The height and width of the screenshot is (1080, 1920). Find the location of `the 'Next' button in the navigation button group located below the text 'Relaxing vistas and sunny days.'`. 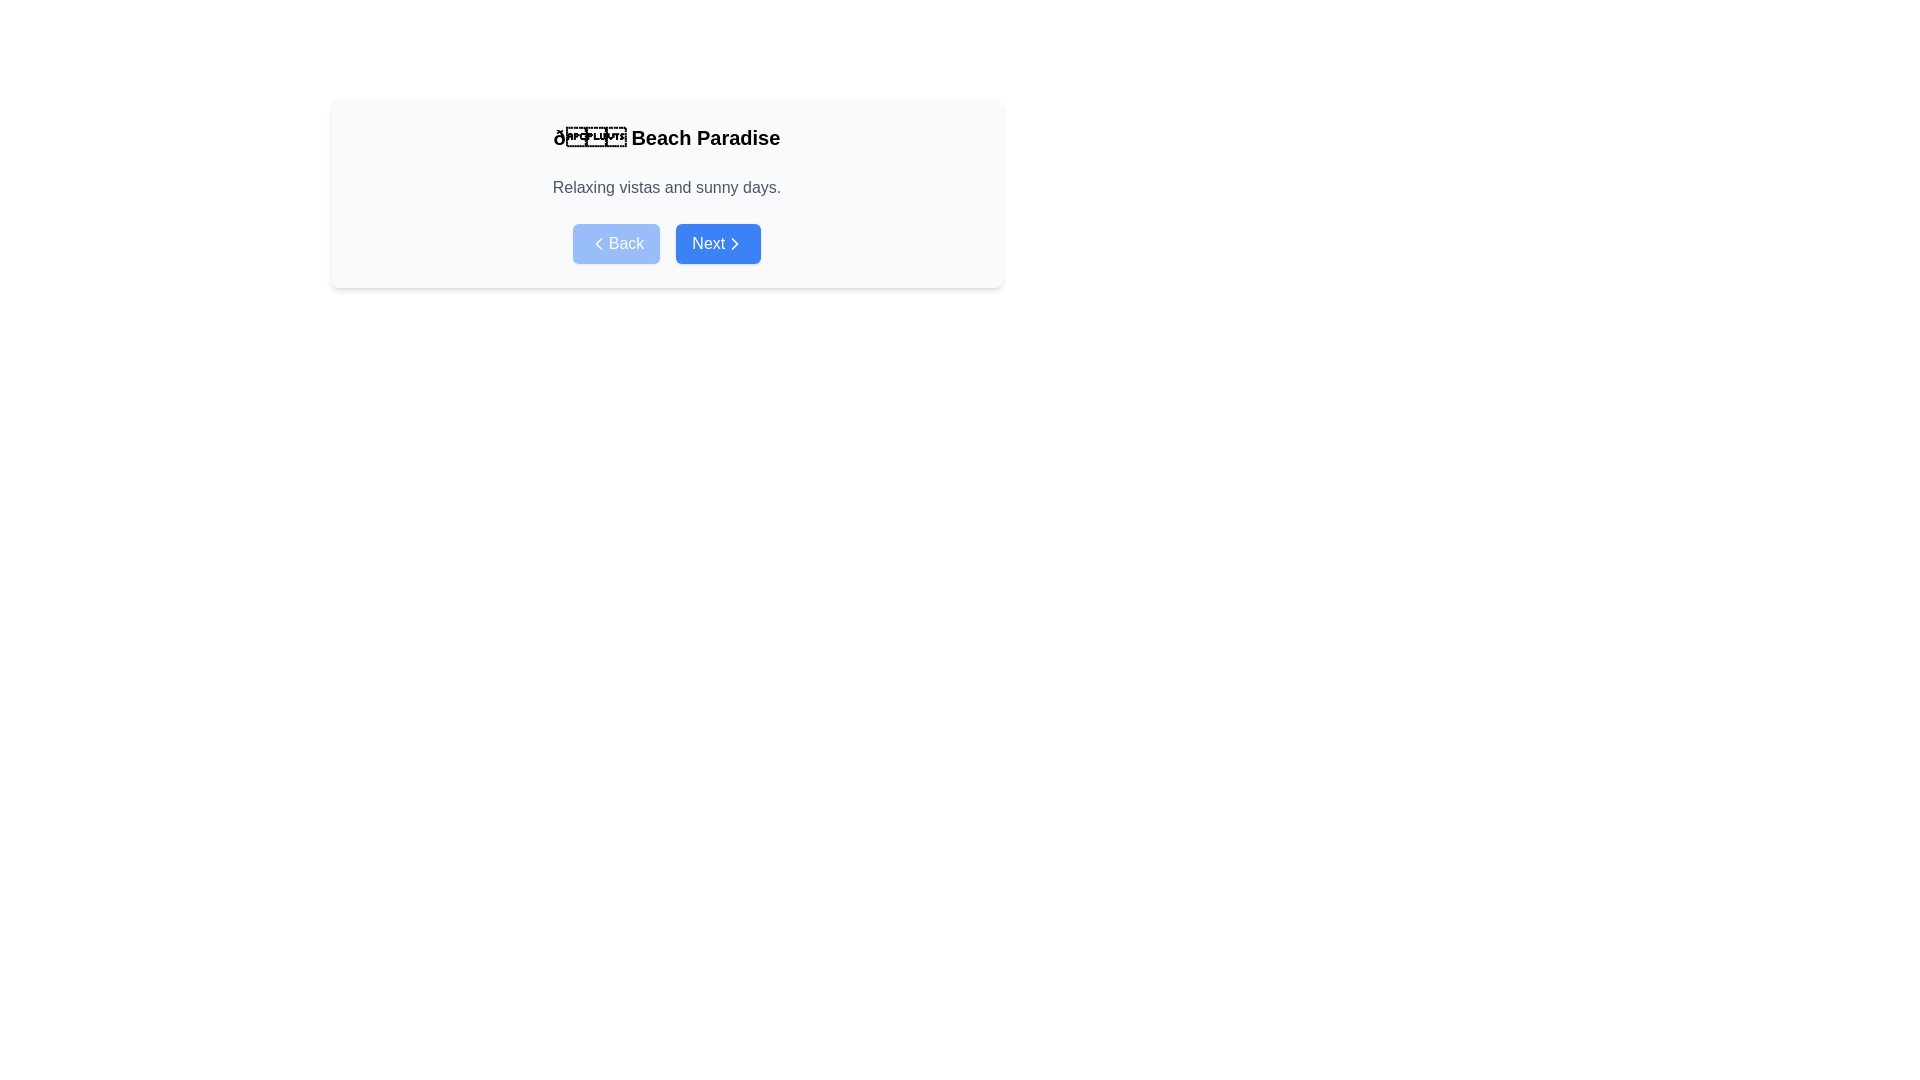

the 'Next' button in the navigation button group located below the text 'Relaxing vistas and sunny days.' is located at coordinates (667, 242).